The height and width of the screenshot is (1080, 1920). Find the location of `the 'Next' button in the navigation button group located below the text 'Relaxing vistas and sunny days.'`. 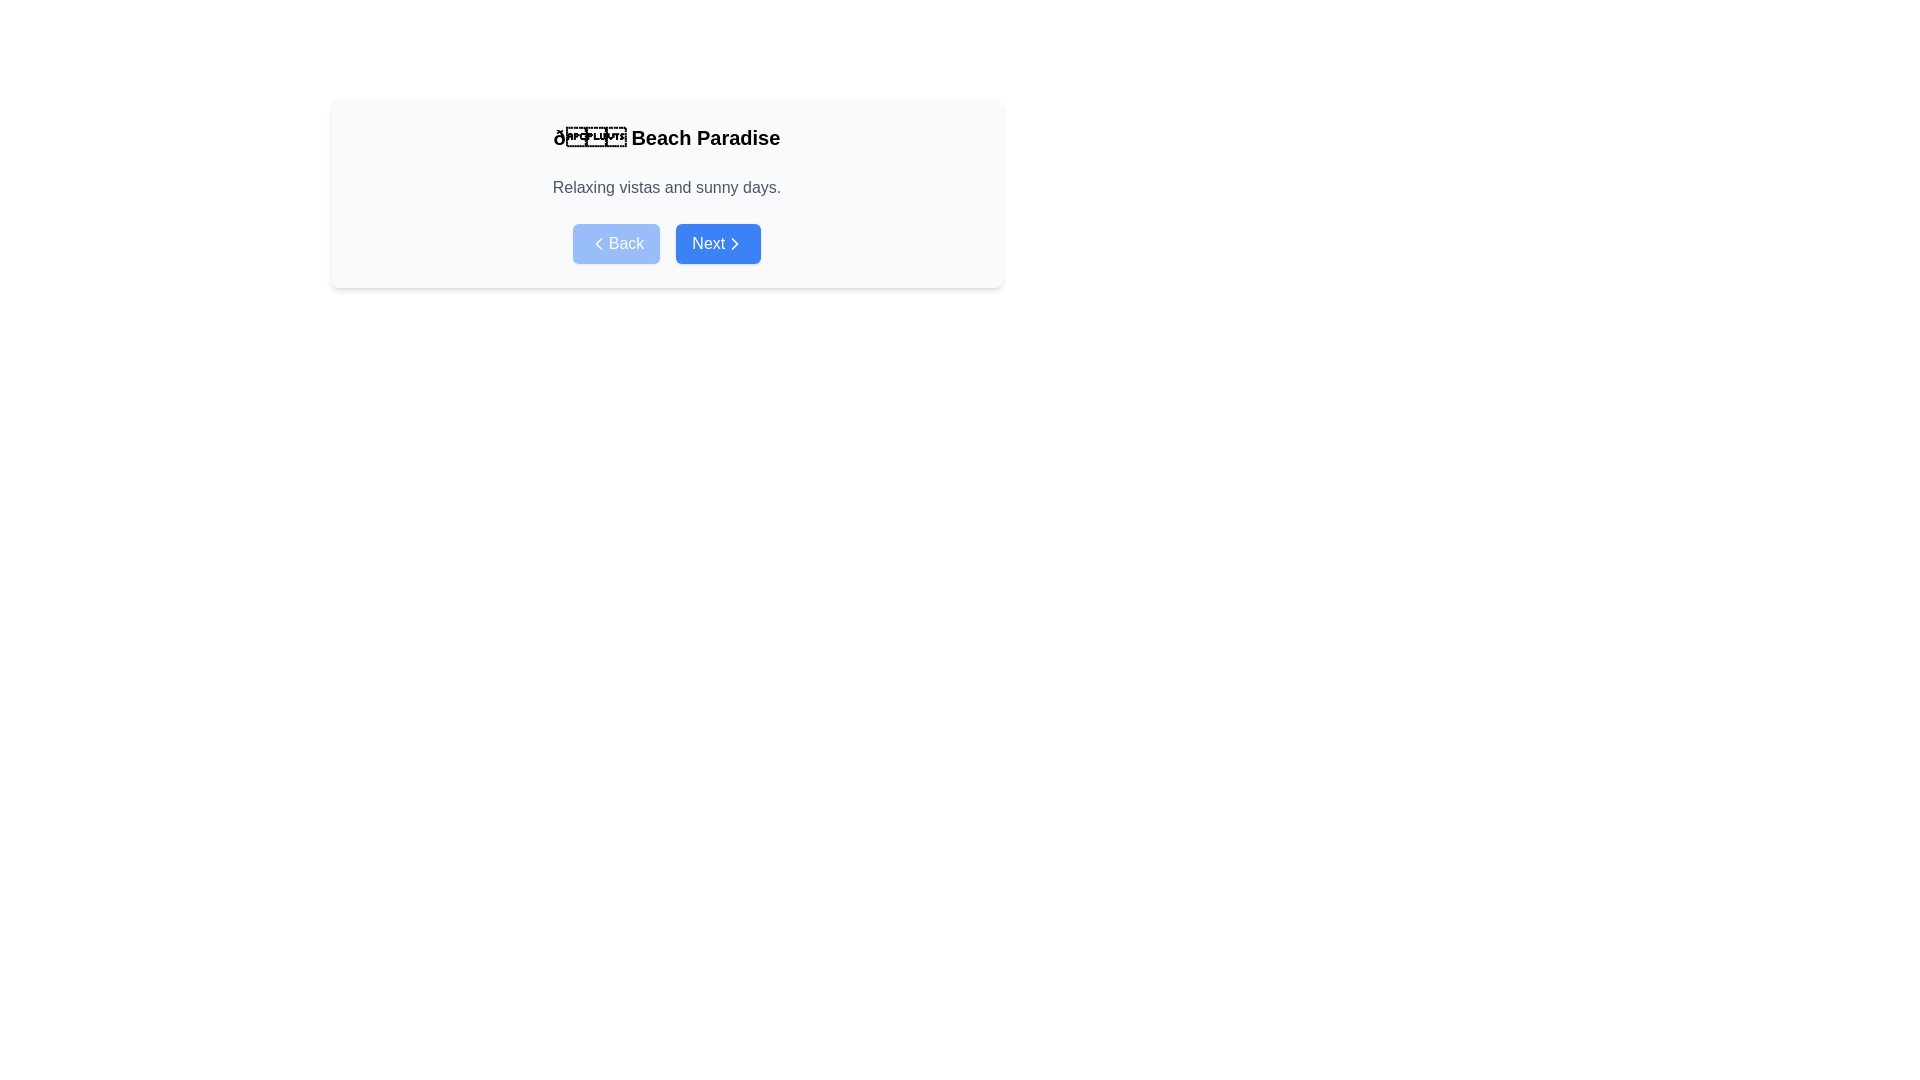

the 'Next' button in the navigation button group located below the text 'Relaxing vistas and sunny days.' is located at coordinates (667, 242).